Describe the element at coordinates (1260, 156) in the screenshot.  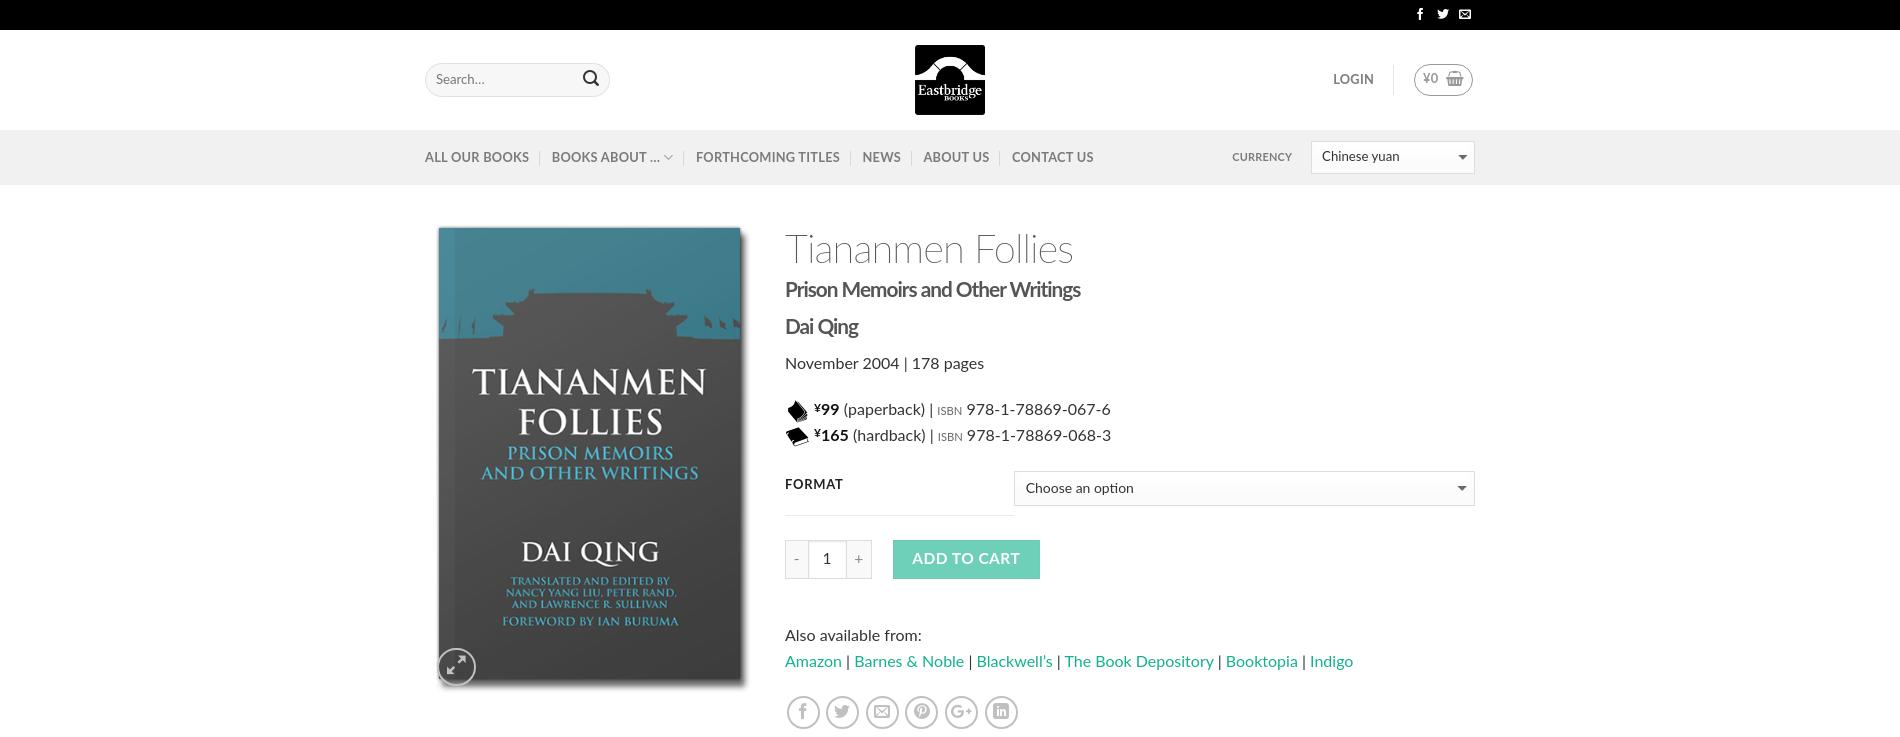
I see `'Currency'` at that location.